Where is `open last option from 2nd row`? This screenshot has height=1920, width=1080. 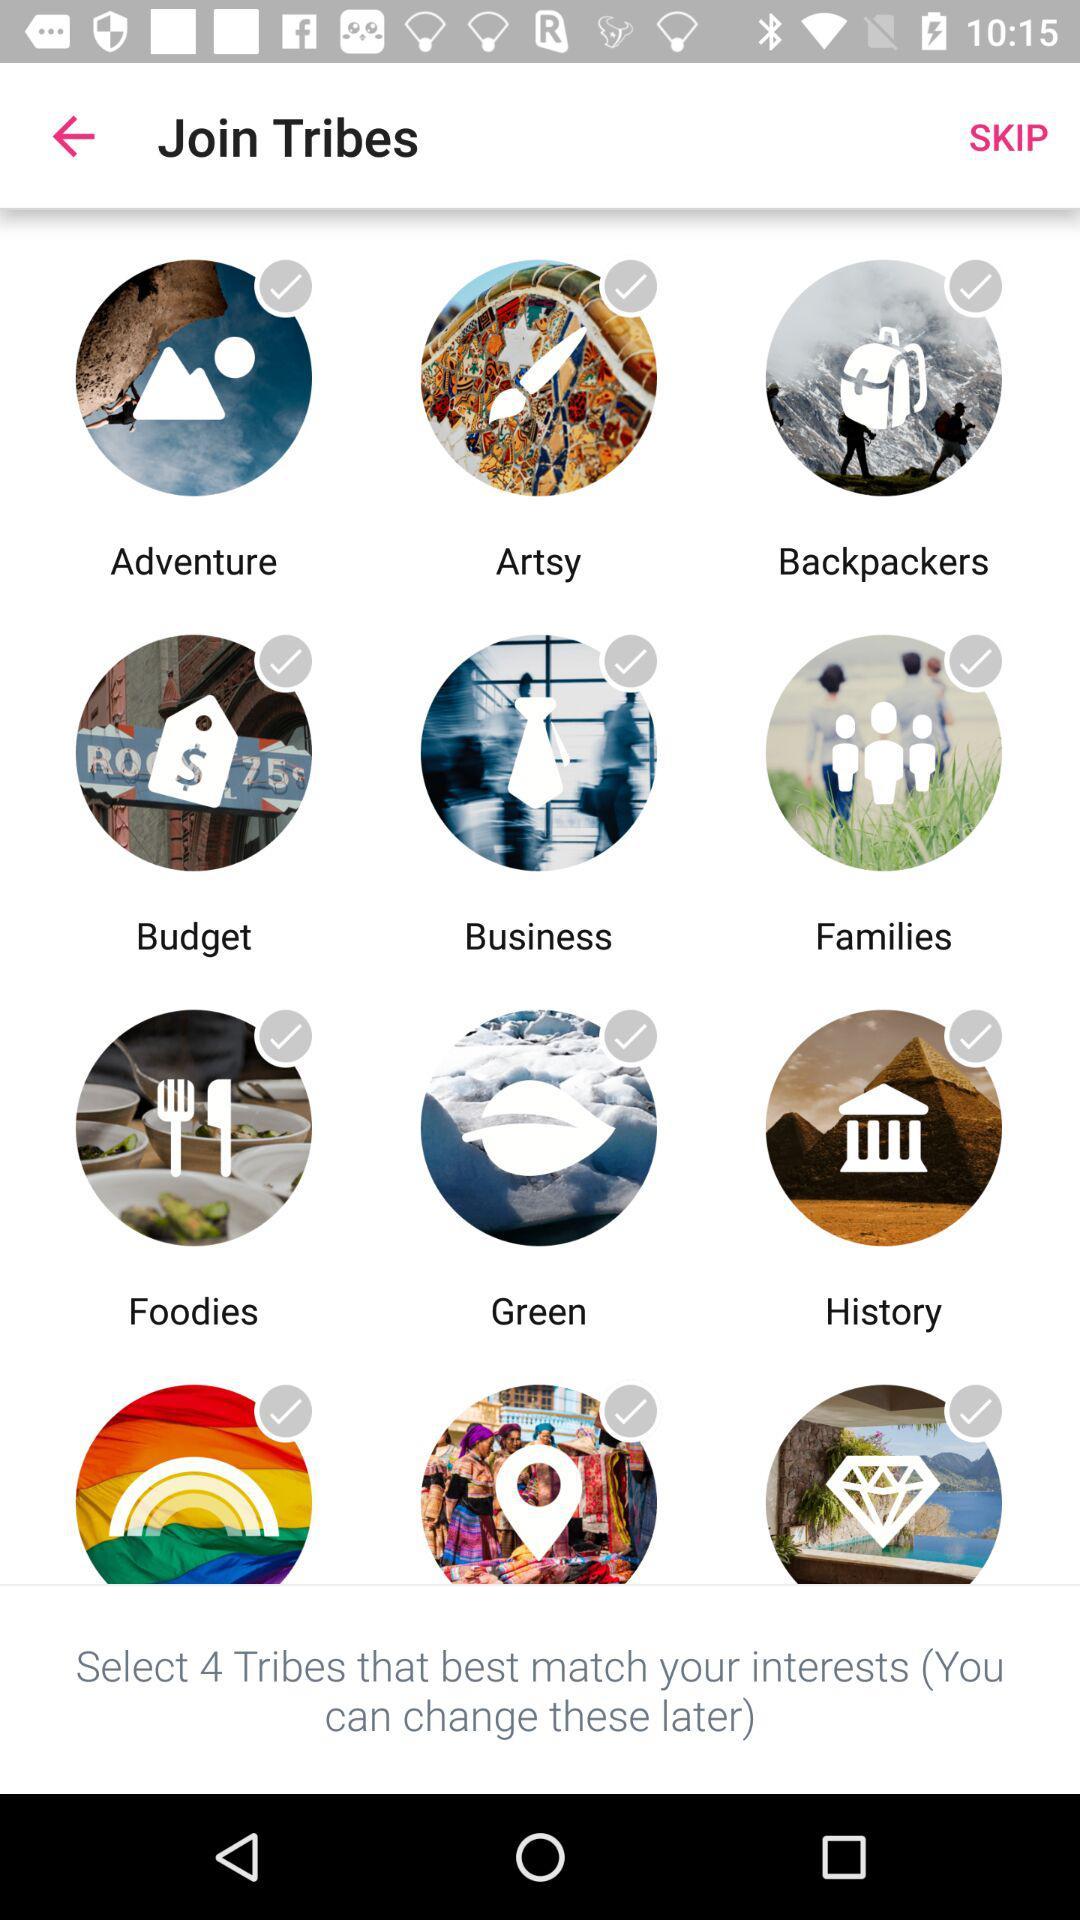
open last option from 2nd row is located at coordinates (882, 746).